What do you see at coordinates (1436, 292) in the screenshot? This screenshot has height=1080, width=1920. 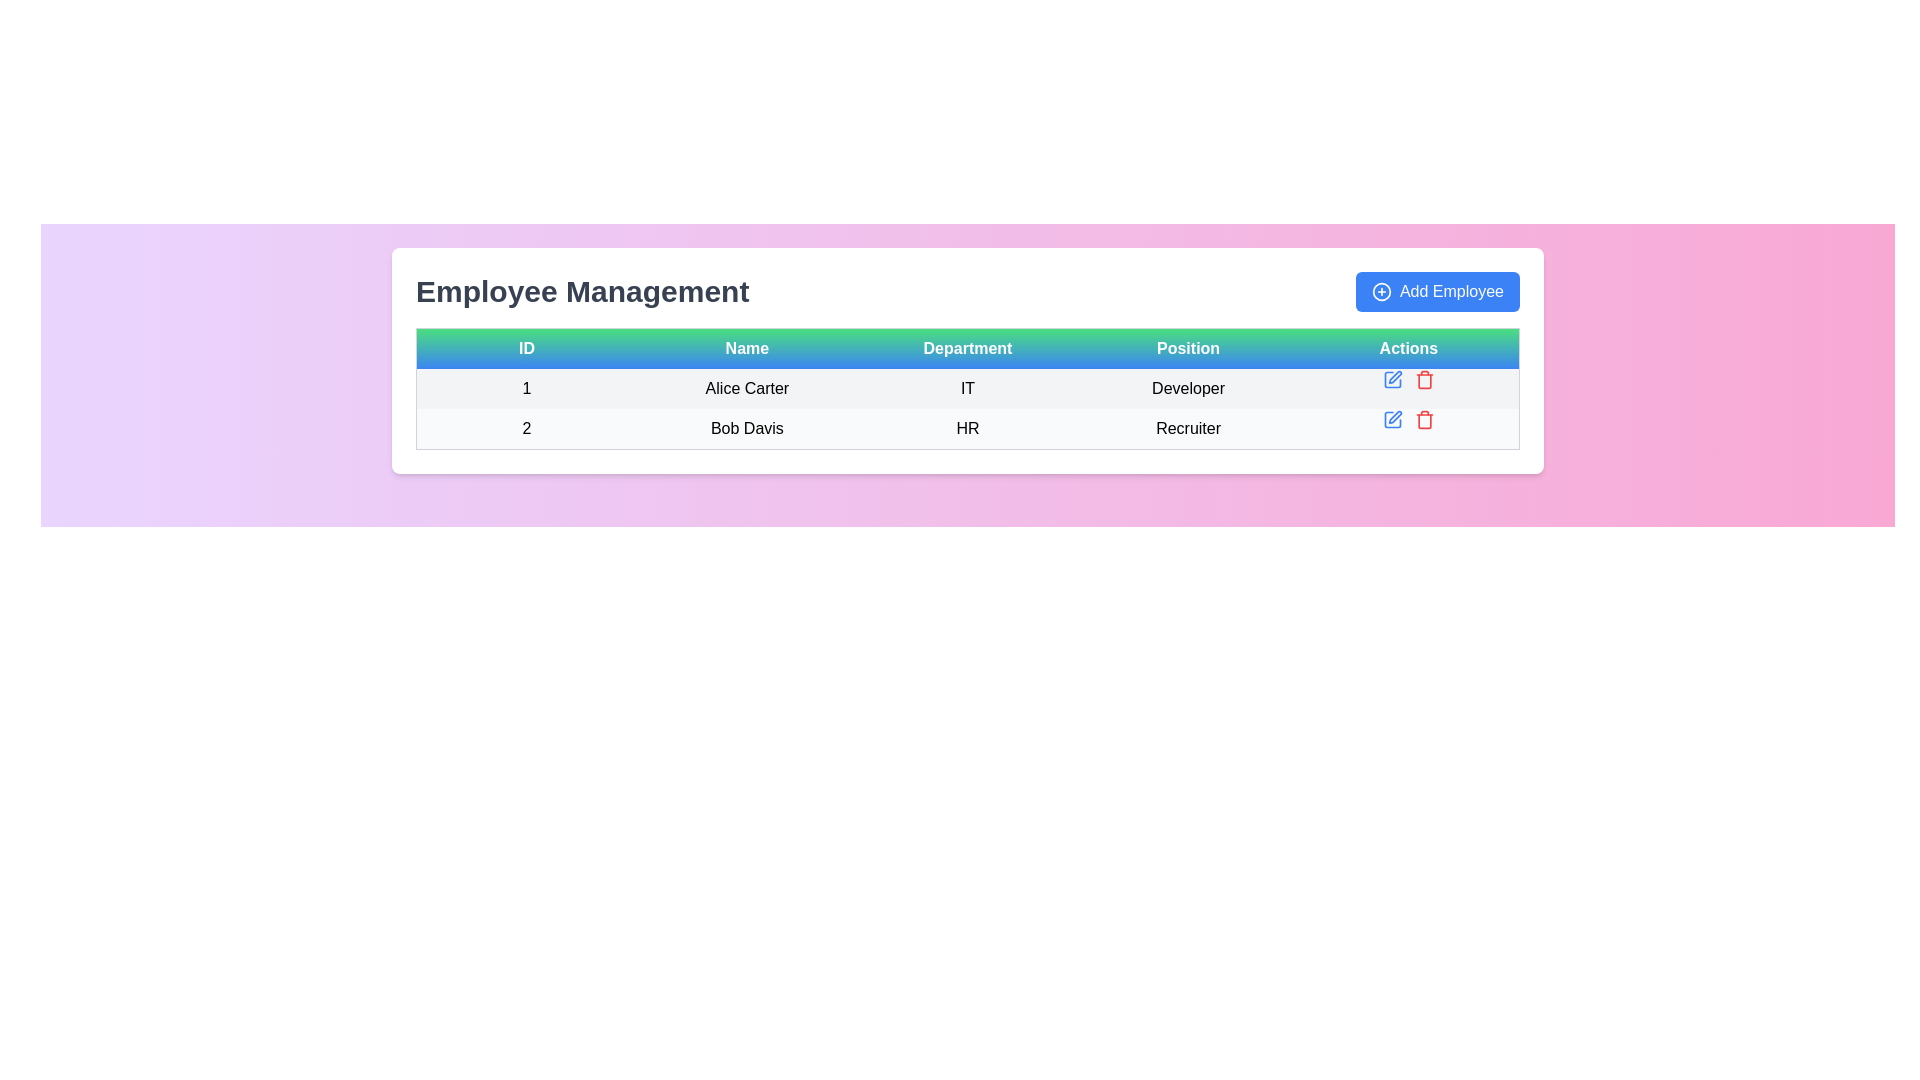 I see `the blue rectangular button labeled 'Add Employee'` at bounding box center [1436, 292].